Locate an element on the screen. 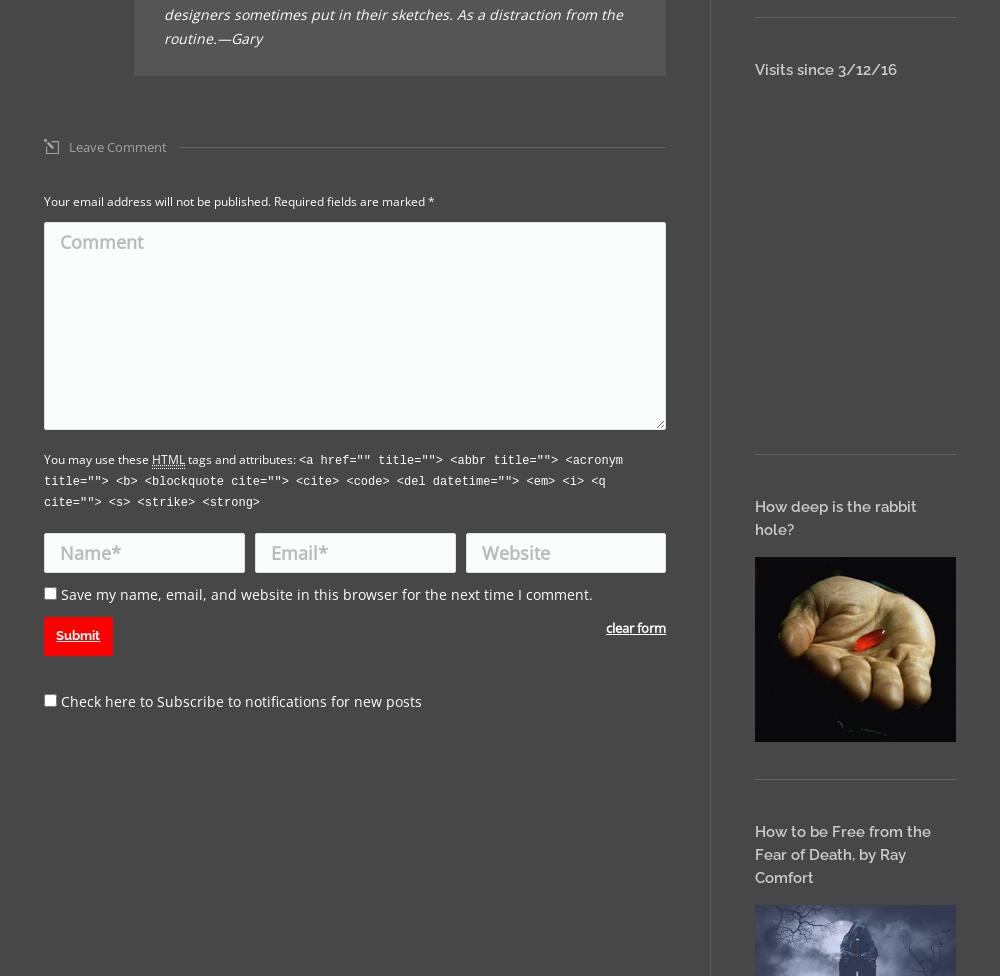 Image resolution: width=1000 pixels, height=976 pixels. 'tags and attributes:' is located at coordinates (241, 458).